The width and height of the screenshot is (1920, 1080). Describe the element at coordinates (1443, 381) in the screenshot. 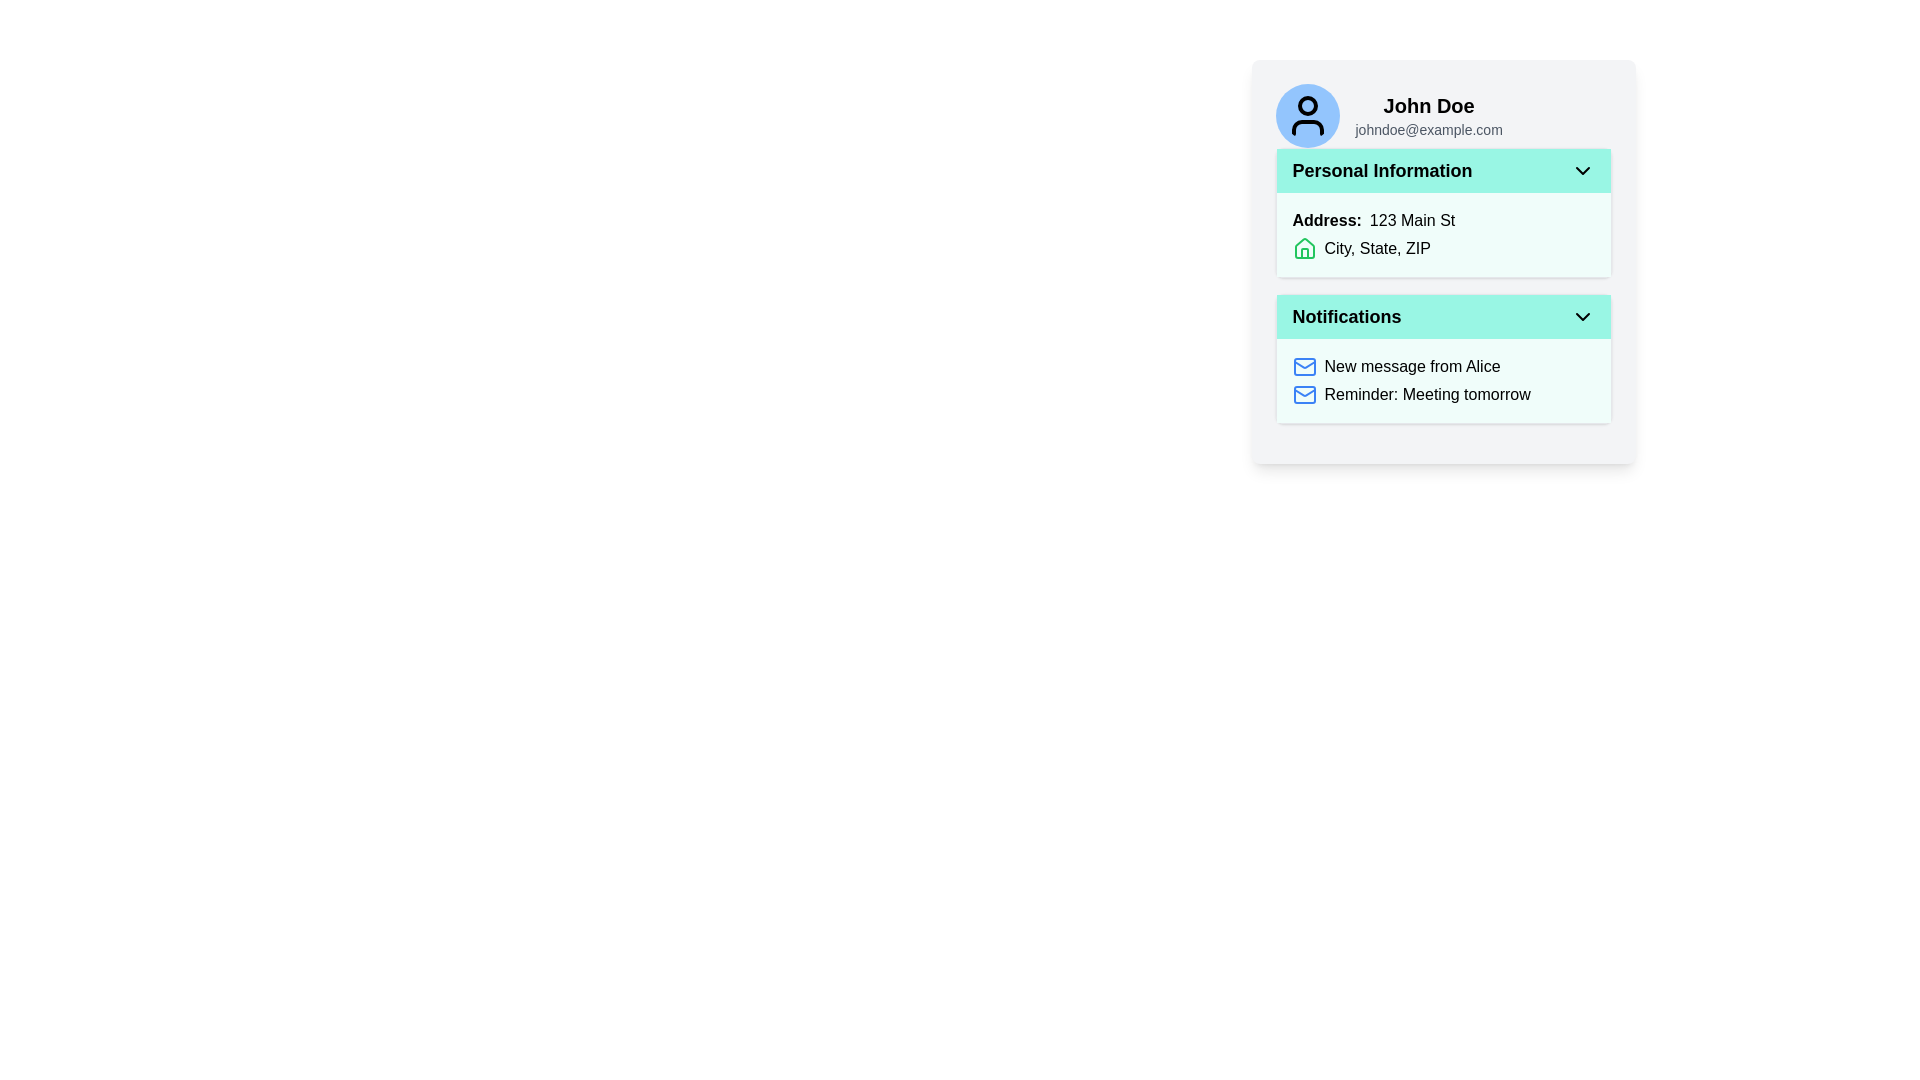

I see `displayed text from the Notification card located in the 'Notifications' section of the user information panel` at that location.